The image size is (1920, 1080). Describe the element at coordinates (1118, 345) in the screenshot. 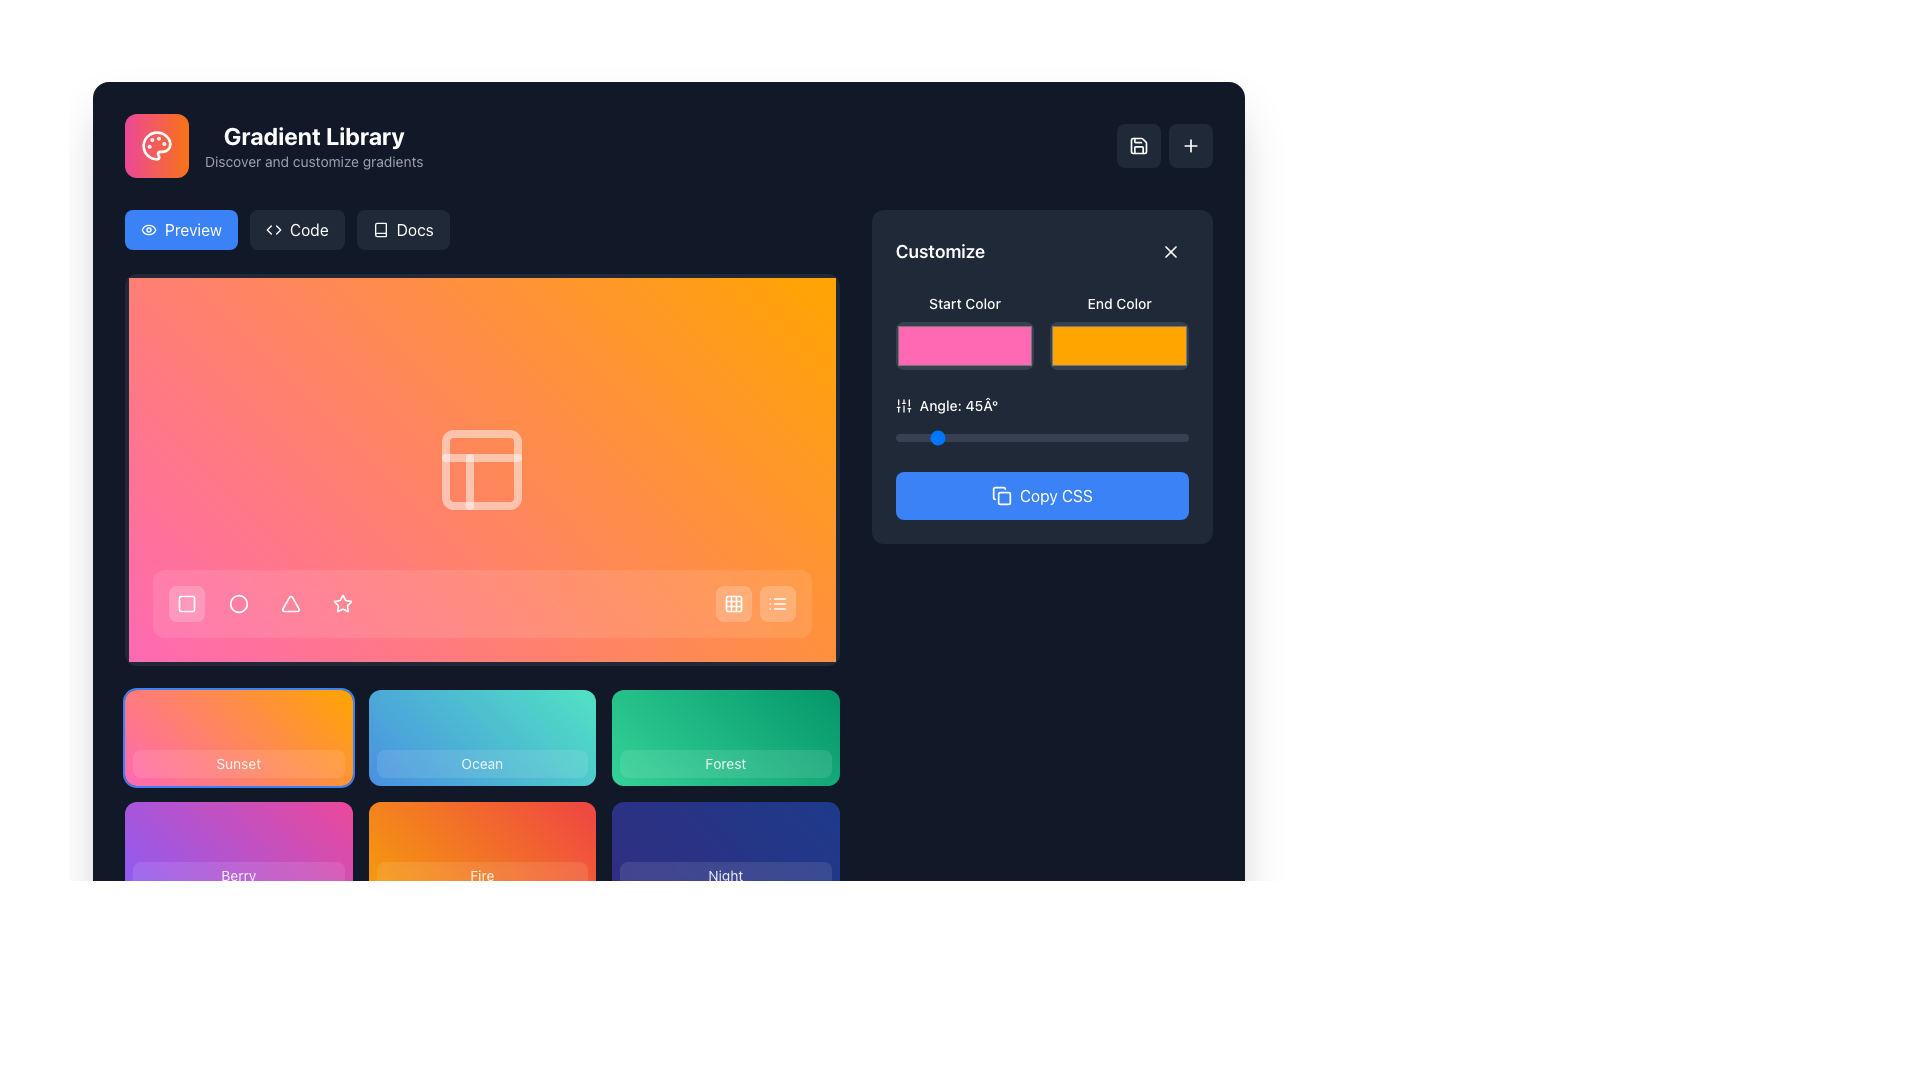

I see `and drop the Color input box located within the 'Customize' modal under the 'End Color' label, which is styled with a rounded border and an orange color` at that location.